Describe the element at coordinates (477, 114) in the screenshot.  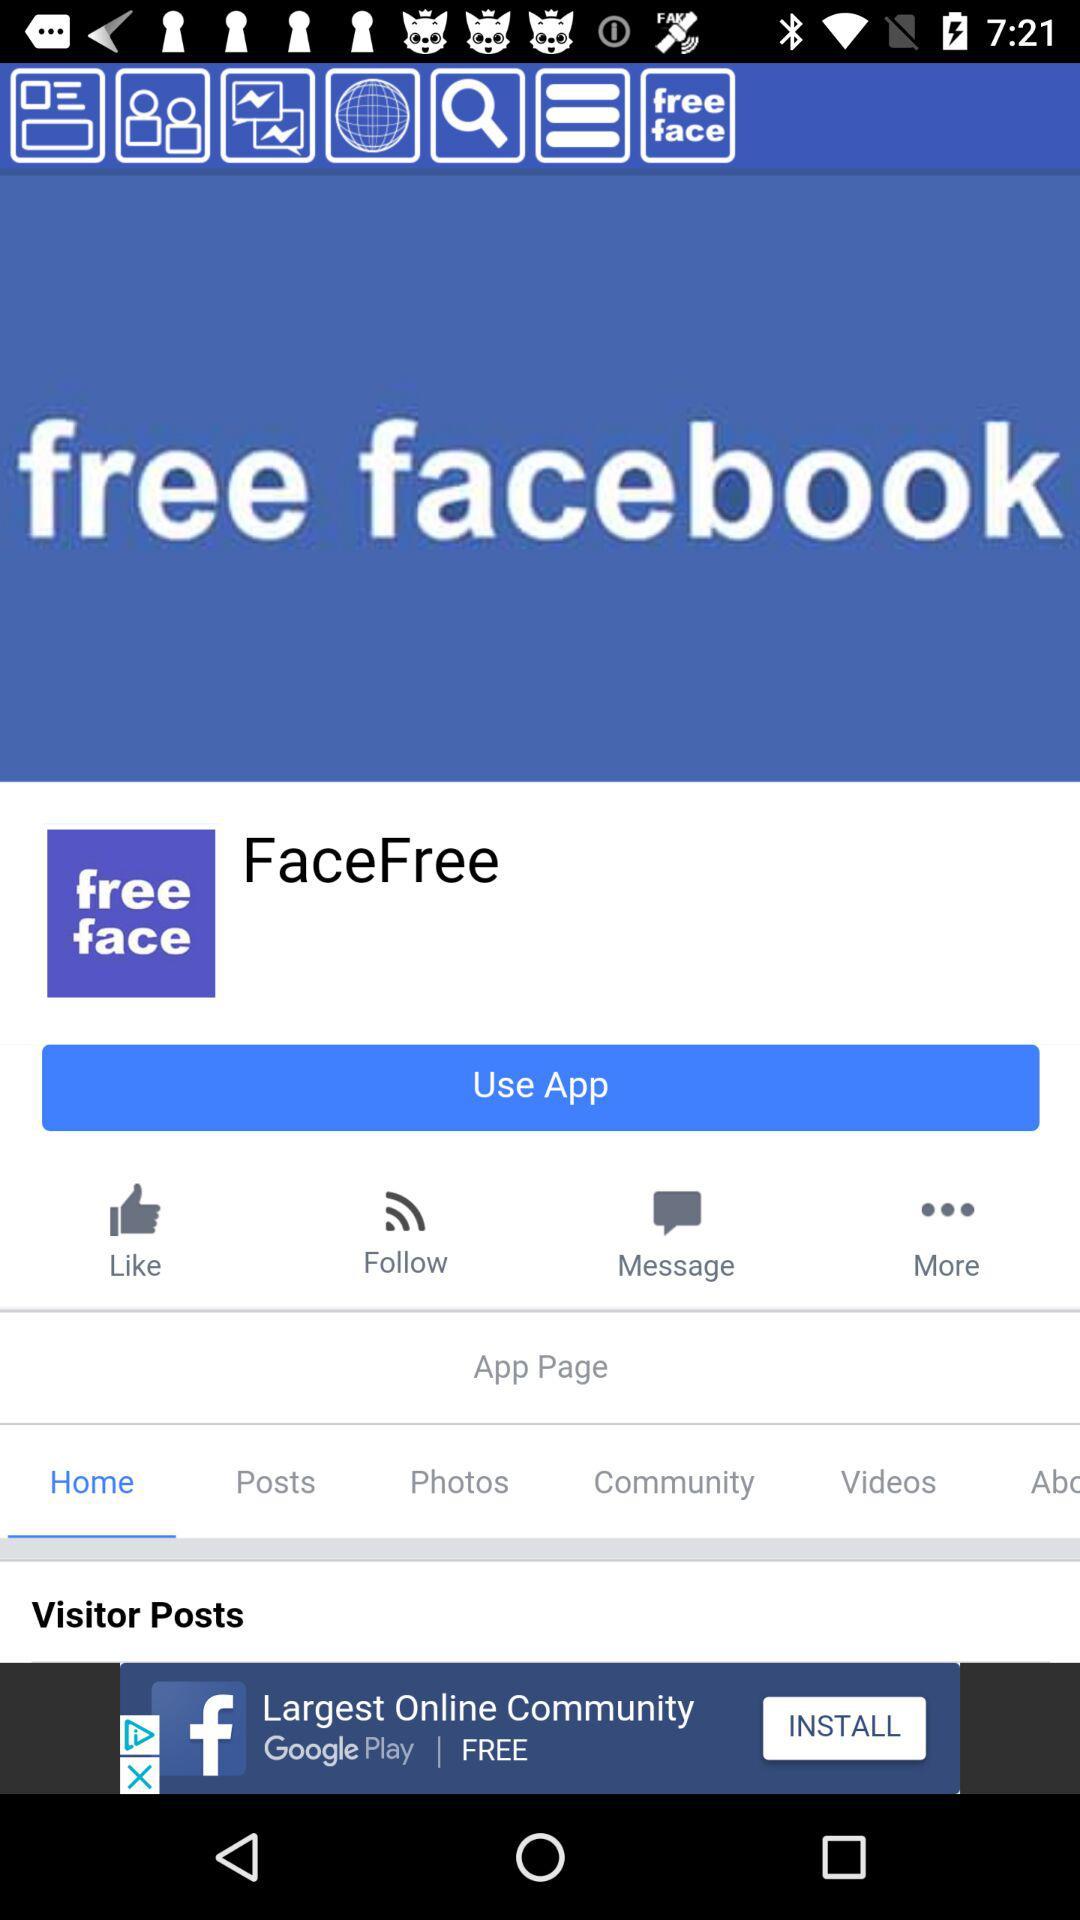
I see `the search icon` at that location.